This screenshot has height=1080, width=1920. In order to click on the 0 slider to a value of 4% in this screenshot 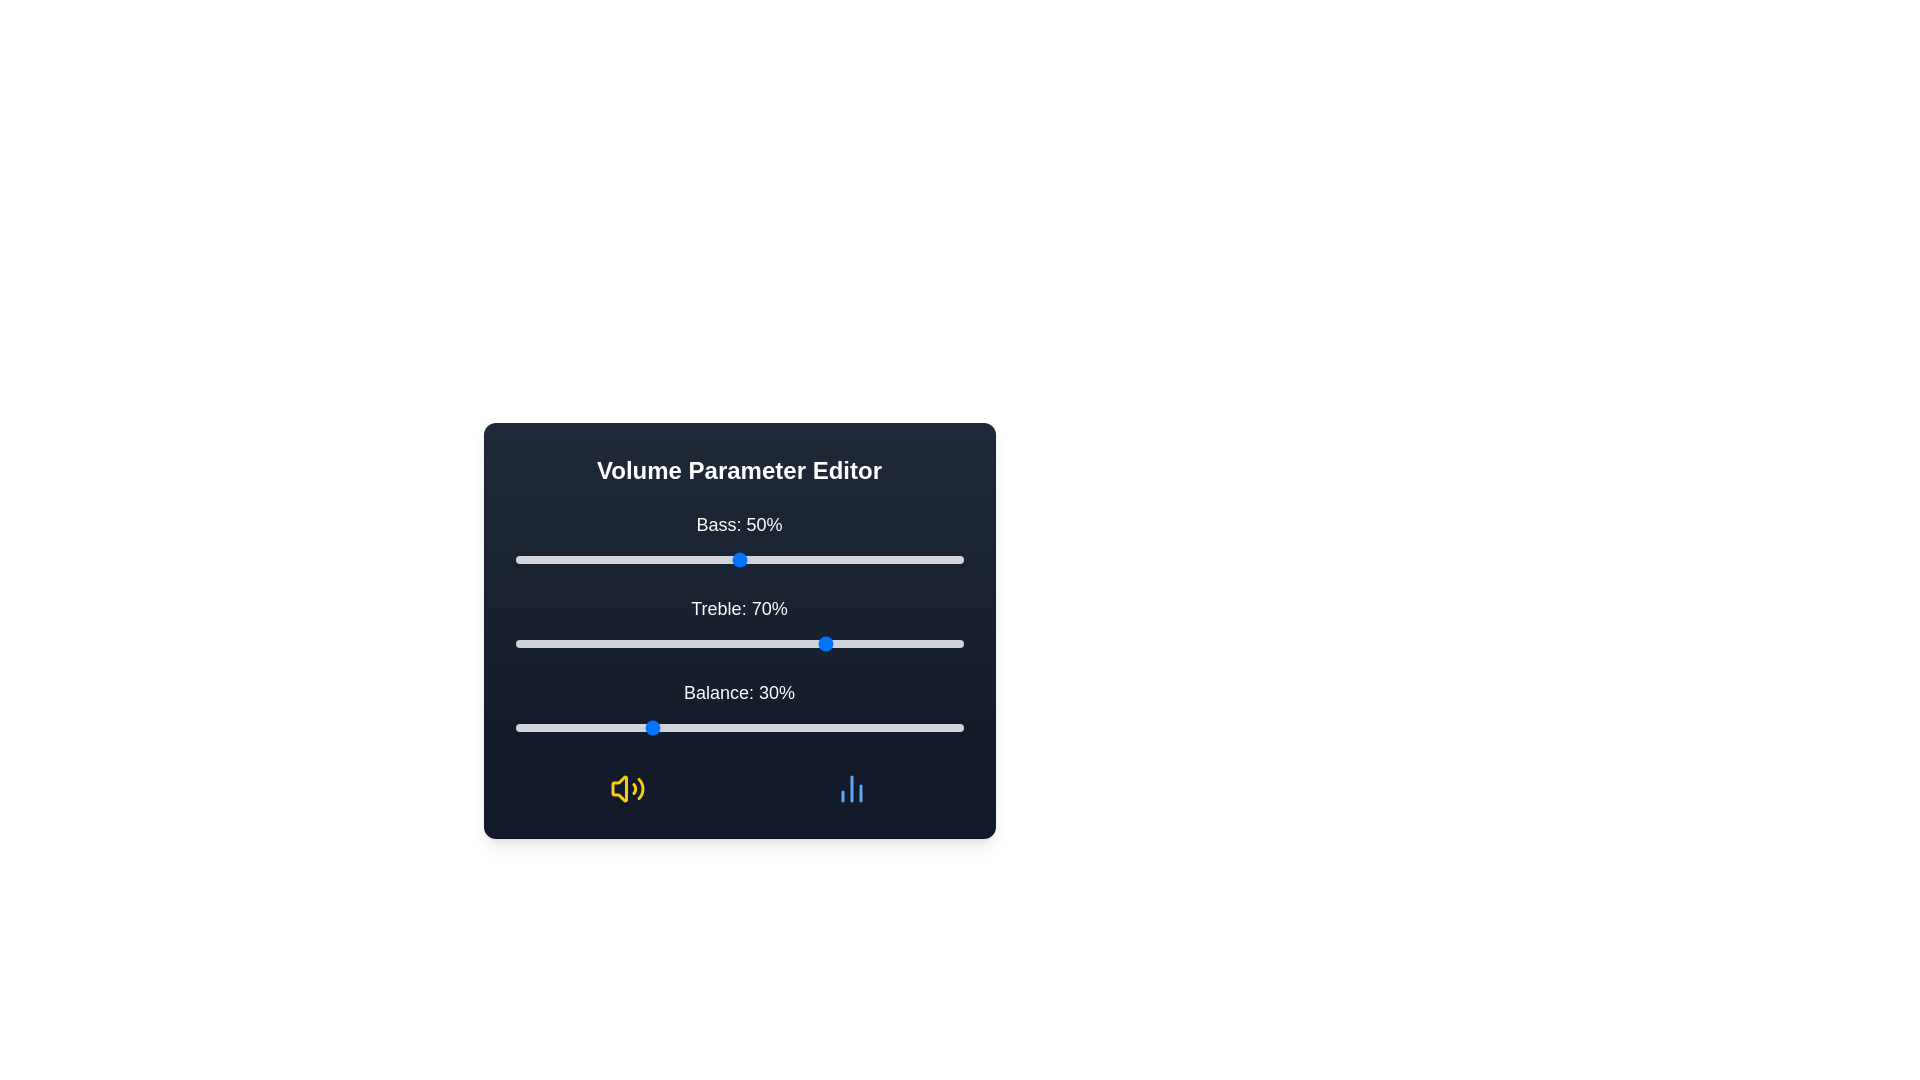, I will do `click(533, 559)`.